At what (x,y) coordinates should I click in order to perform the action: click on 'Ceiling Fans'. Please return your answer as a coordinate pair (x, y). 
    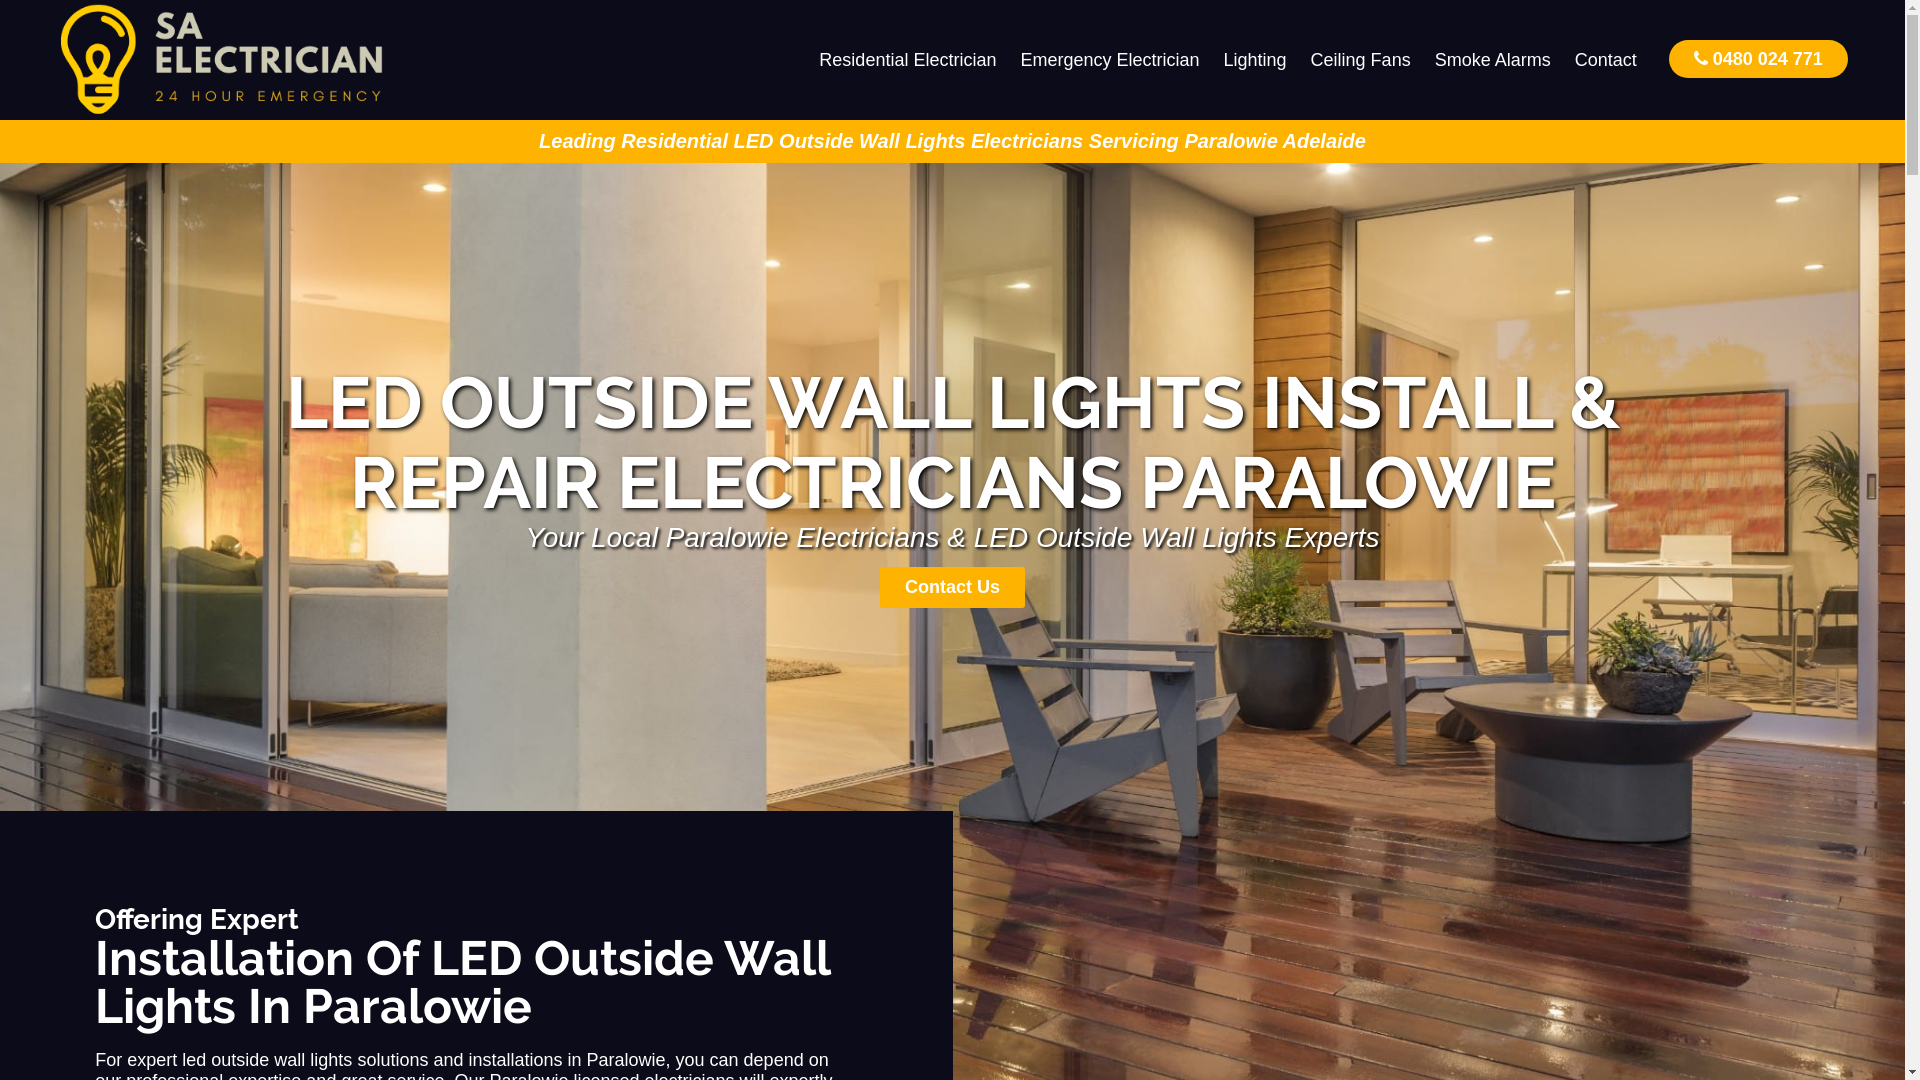
    Looking at the image, I should click on (1360, 59).